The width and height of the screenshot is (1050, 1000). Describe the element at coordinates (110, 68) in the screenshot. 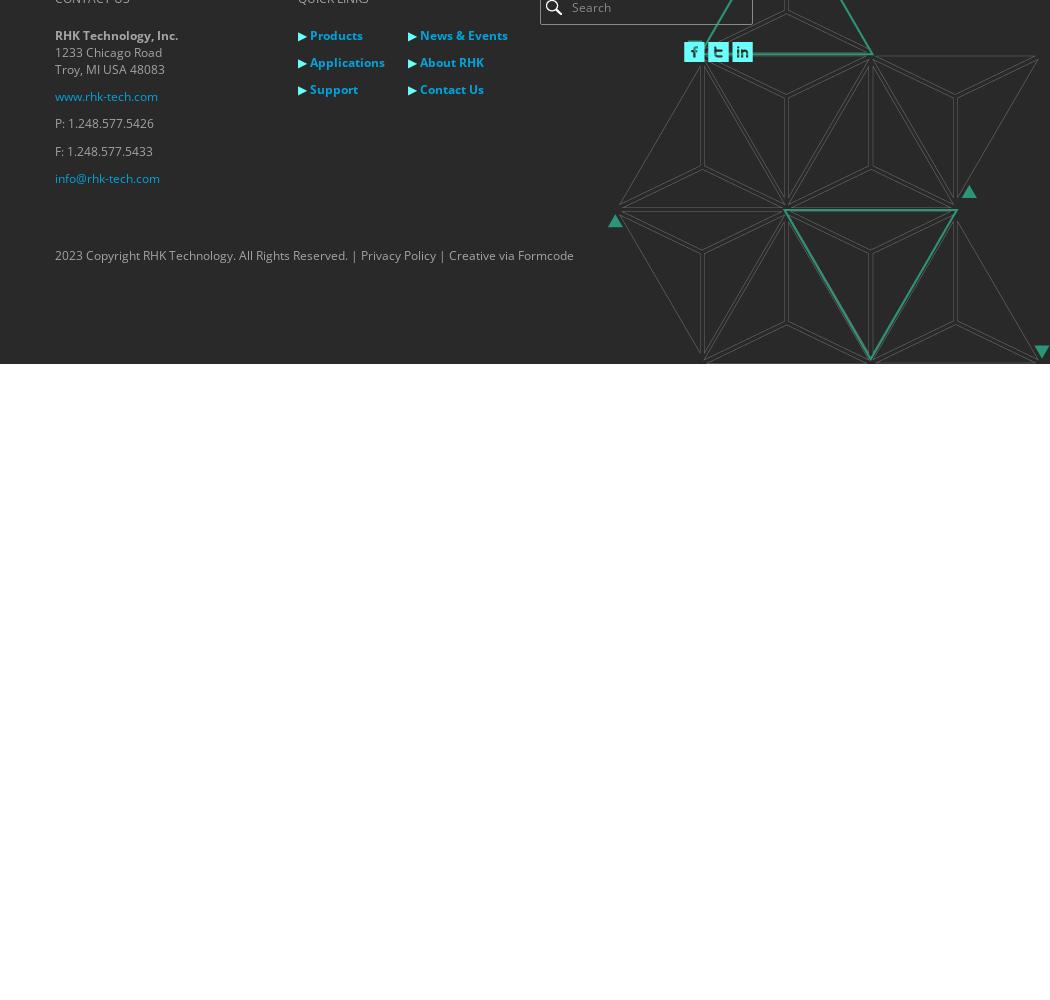

I see `'Troy, MI USA 48083'` at that location.